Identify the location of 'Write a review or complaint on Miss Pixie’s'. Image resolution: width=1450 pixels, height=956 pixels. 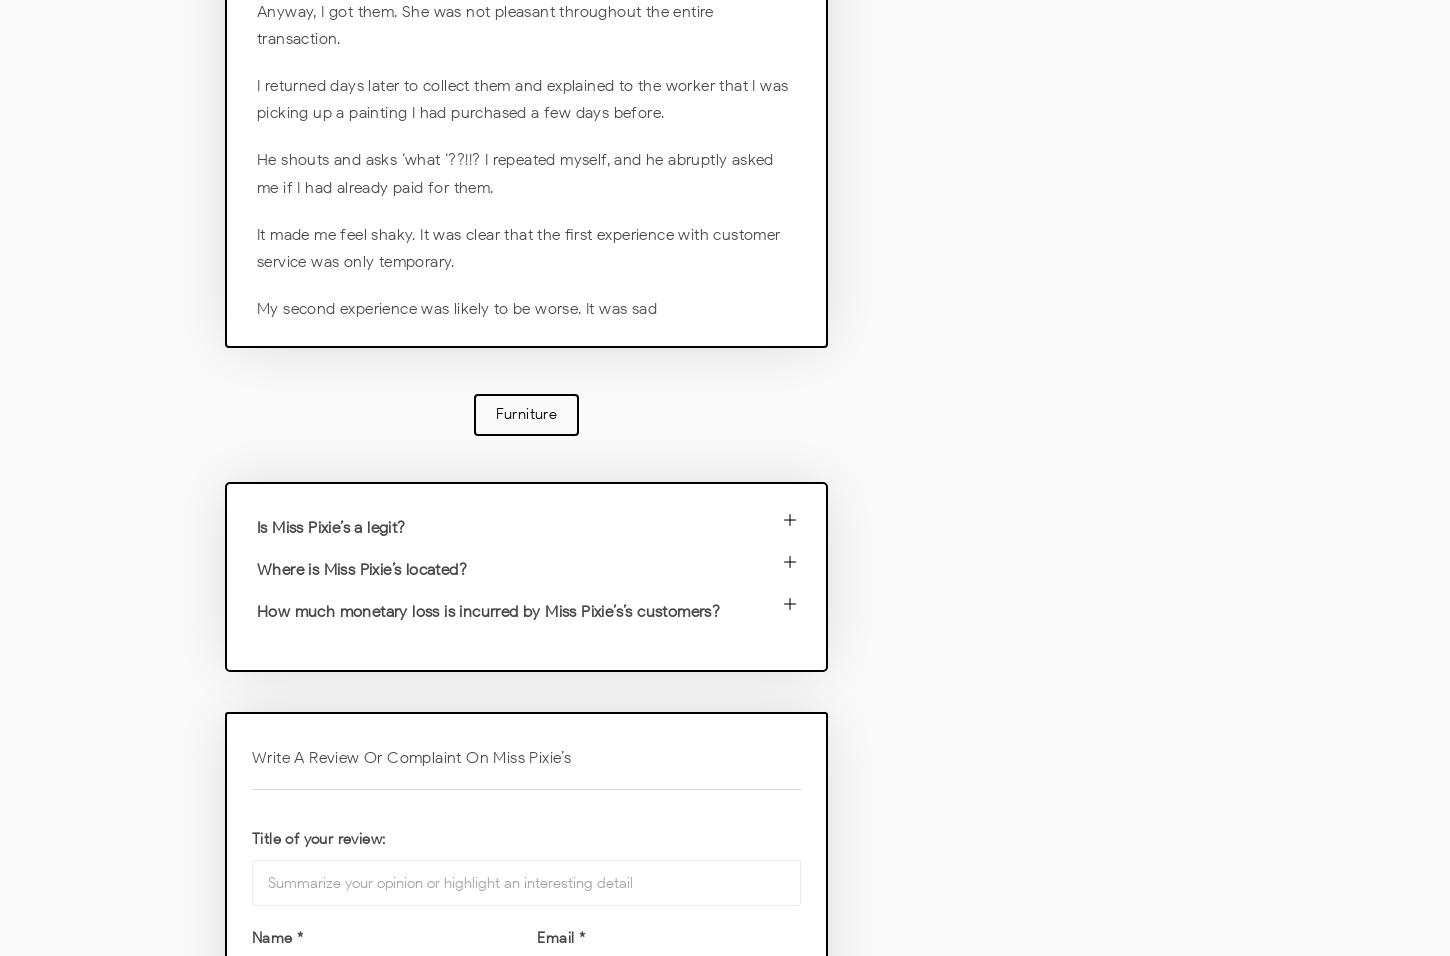
(410, 756).